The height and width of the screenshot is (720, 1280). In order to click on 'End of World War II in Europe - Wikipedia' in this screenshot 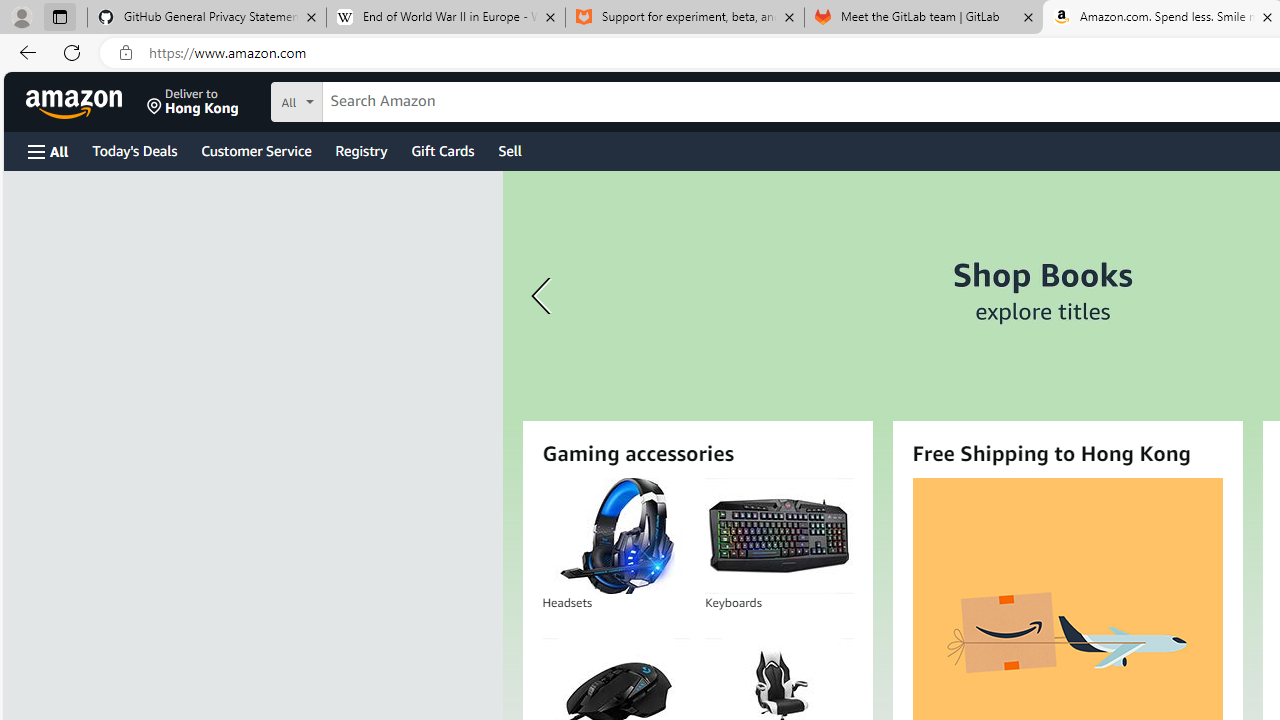, I will do `click(444, 17)`.